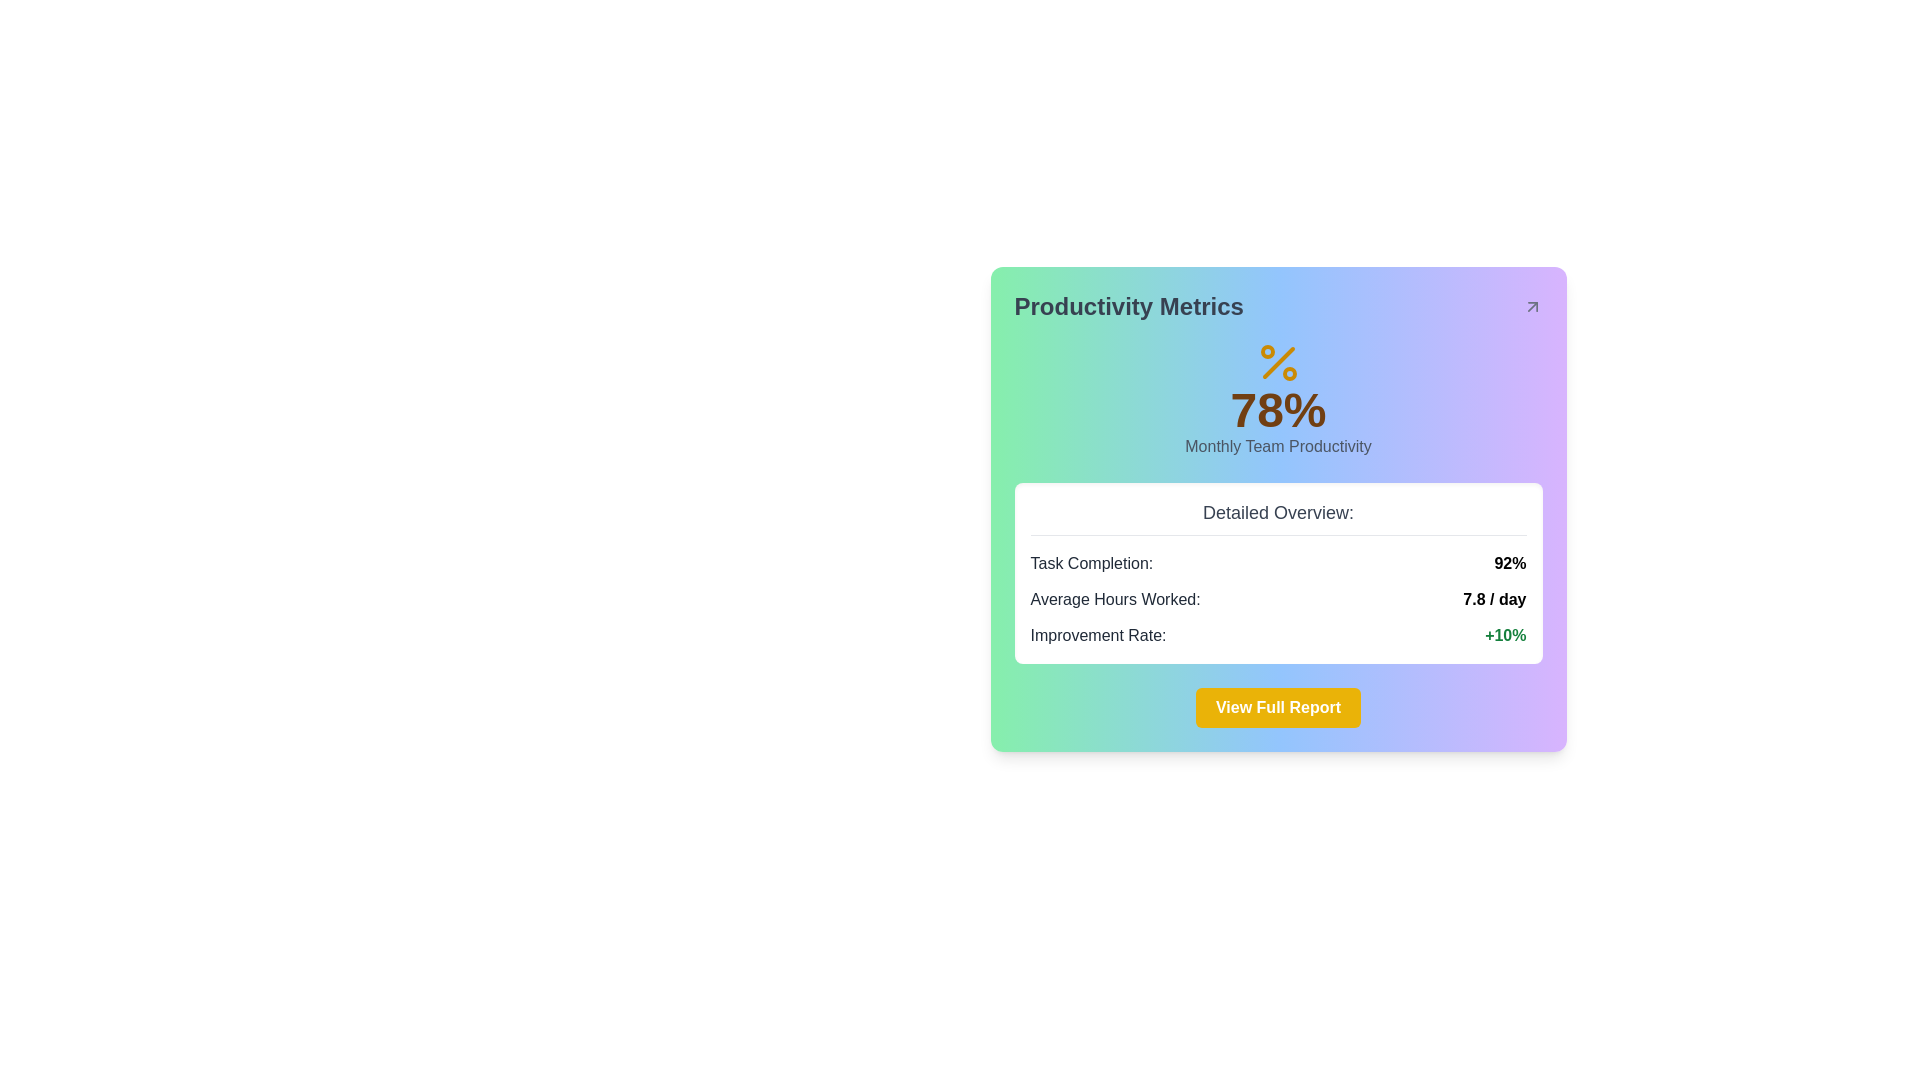 This screenshot has width=1920, height=1080. I want to click on the Informational block displaying '78% Monthly Team Productivity' with a prominent yellow '78%' text and a gradient background transitioning from green to purple, so click(1277, 398).